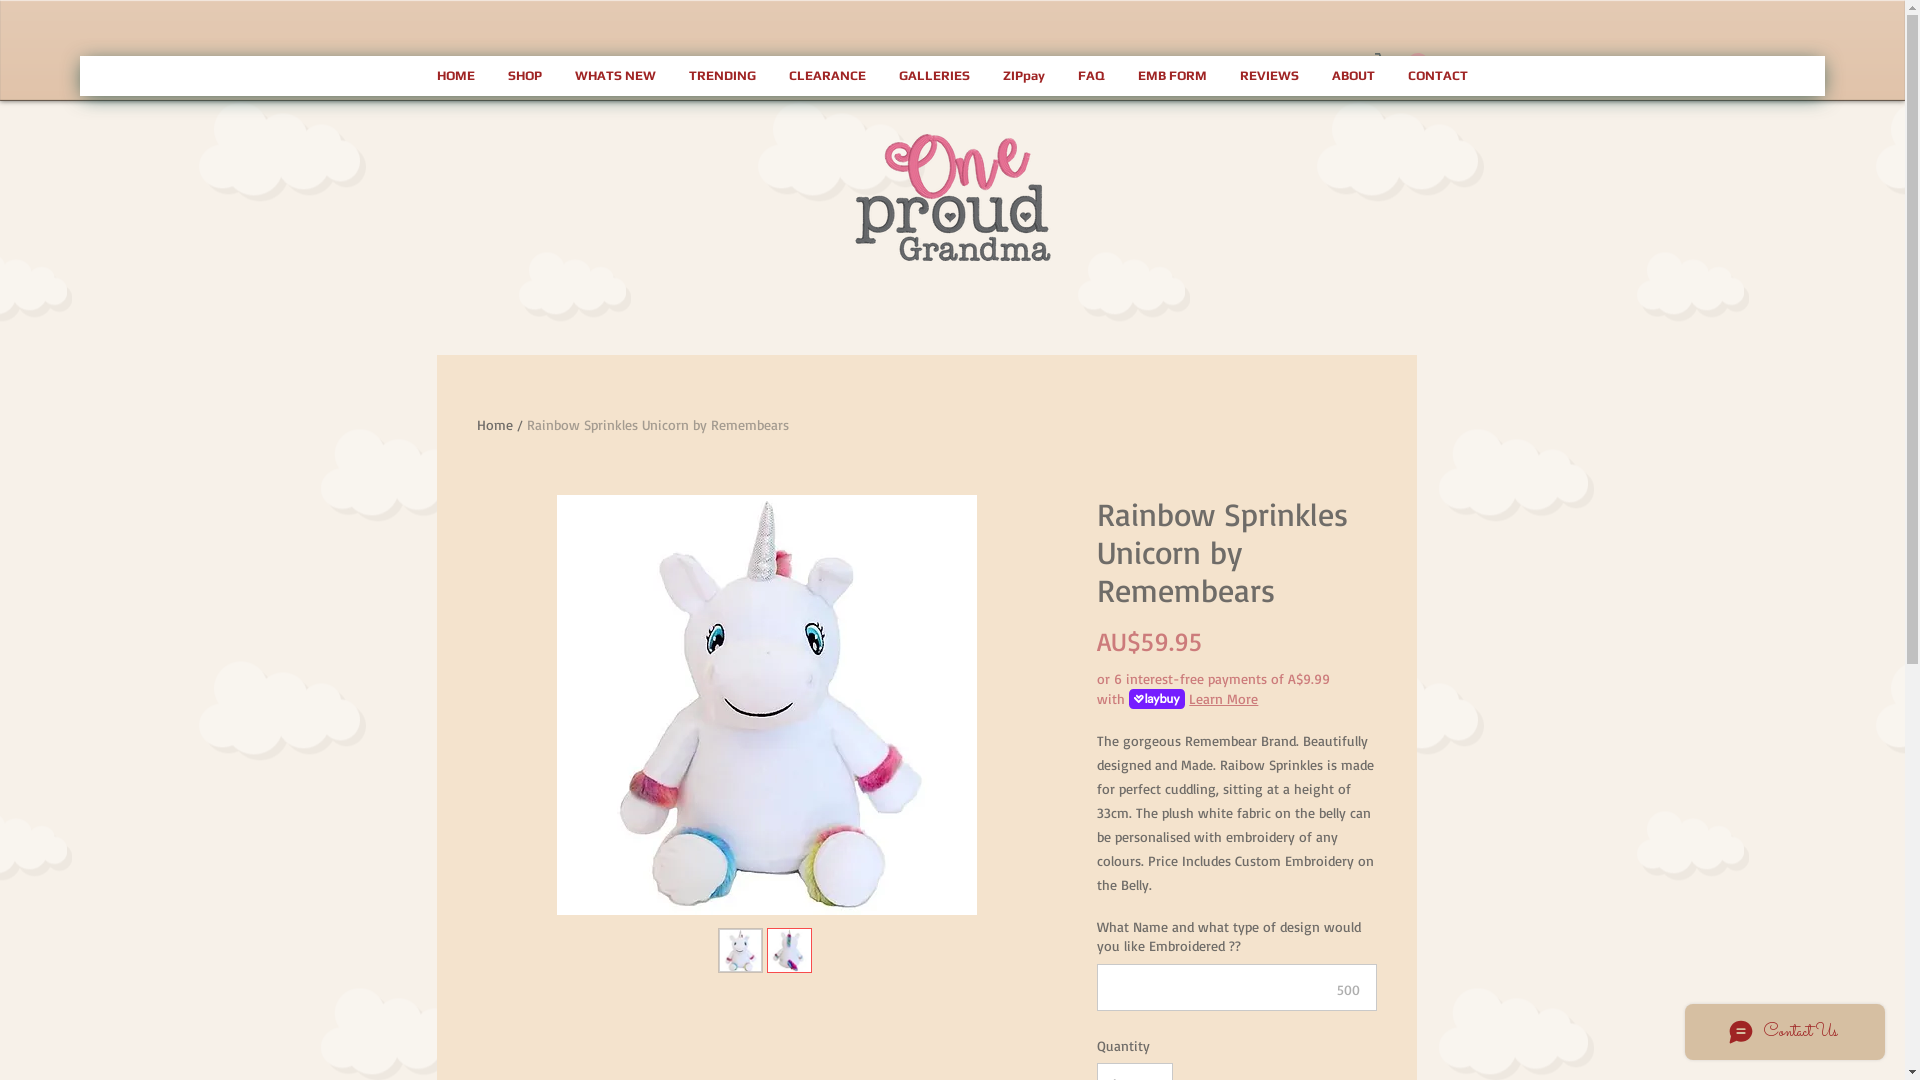  I want to click on 'CONTACT', so click(1437, 75).